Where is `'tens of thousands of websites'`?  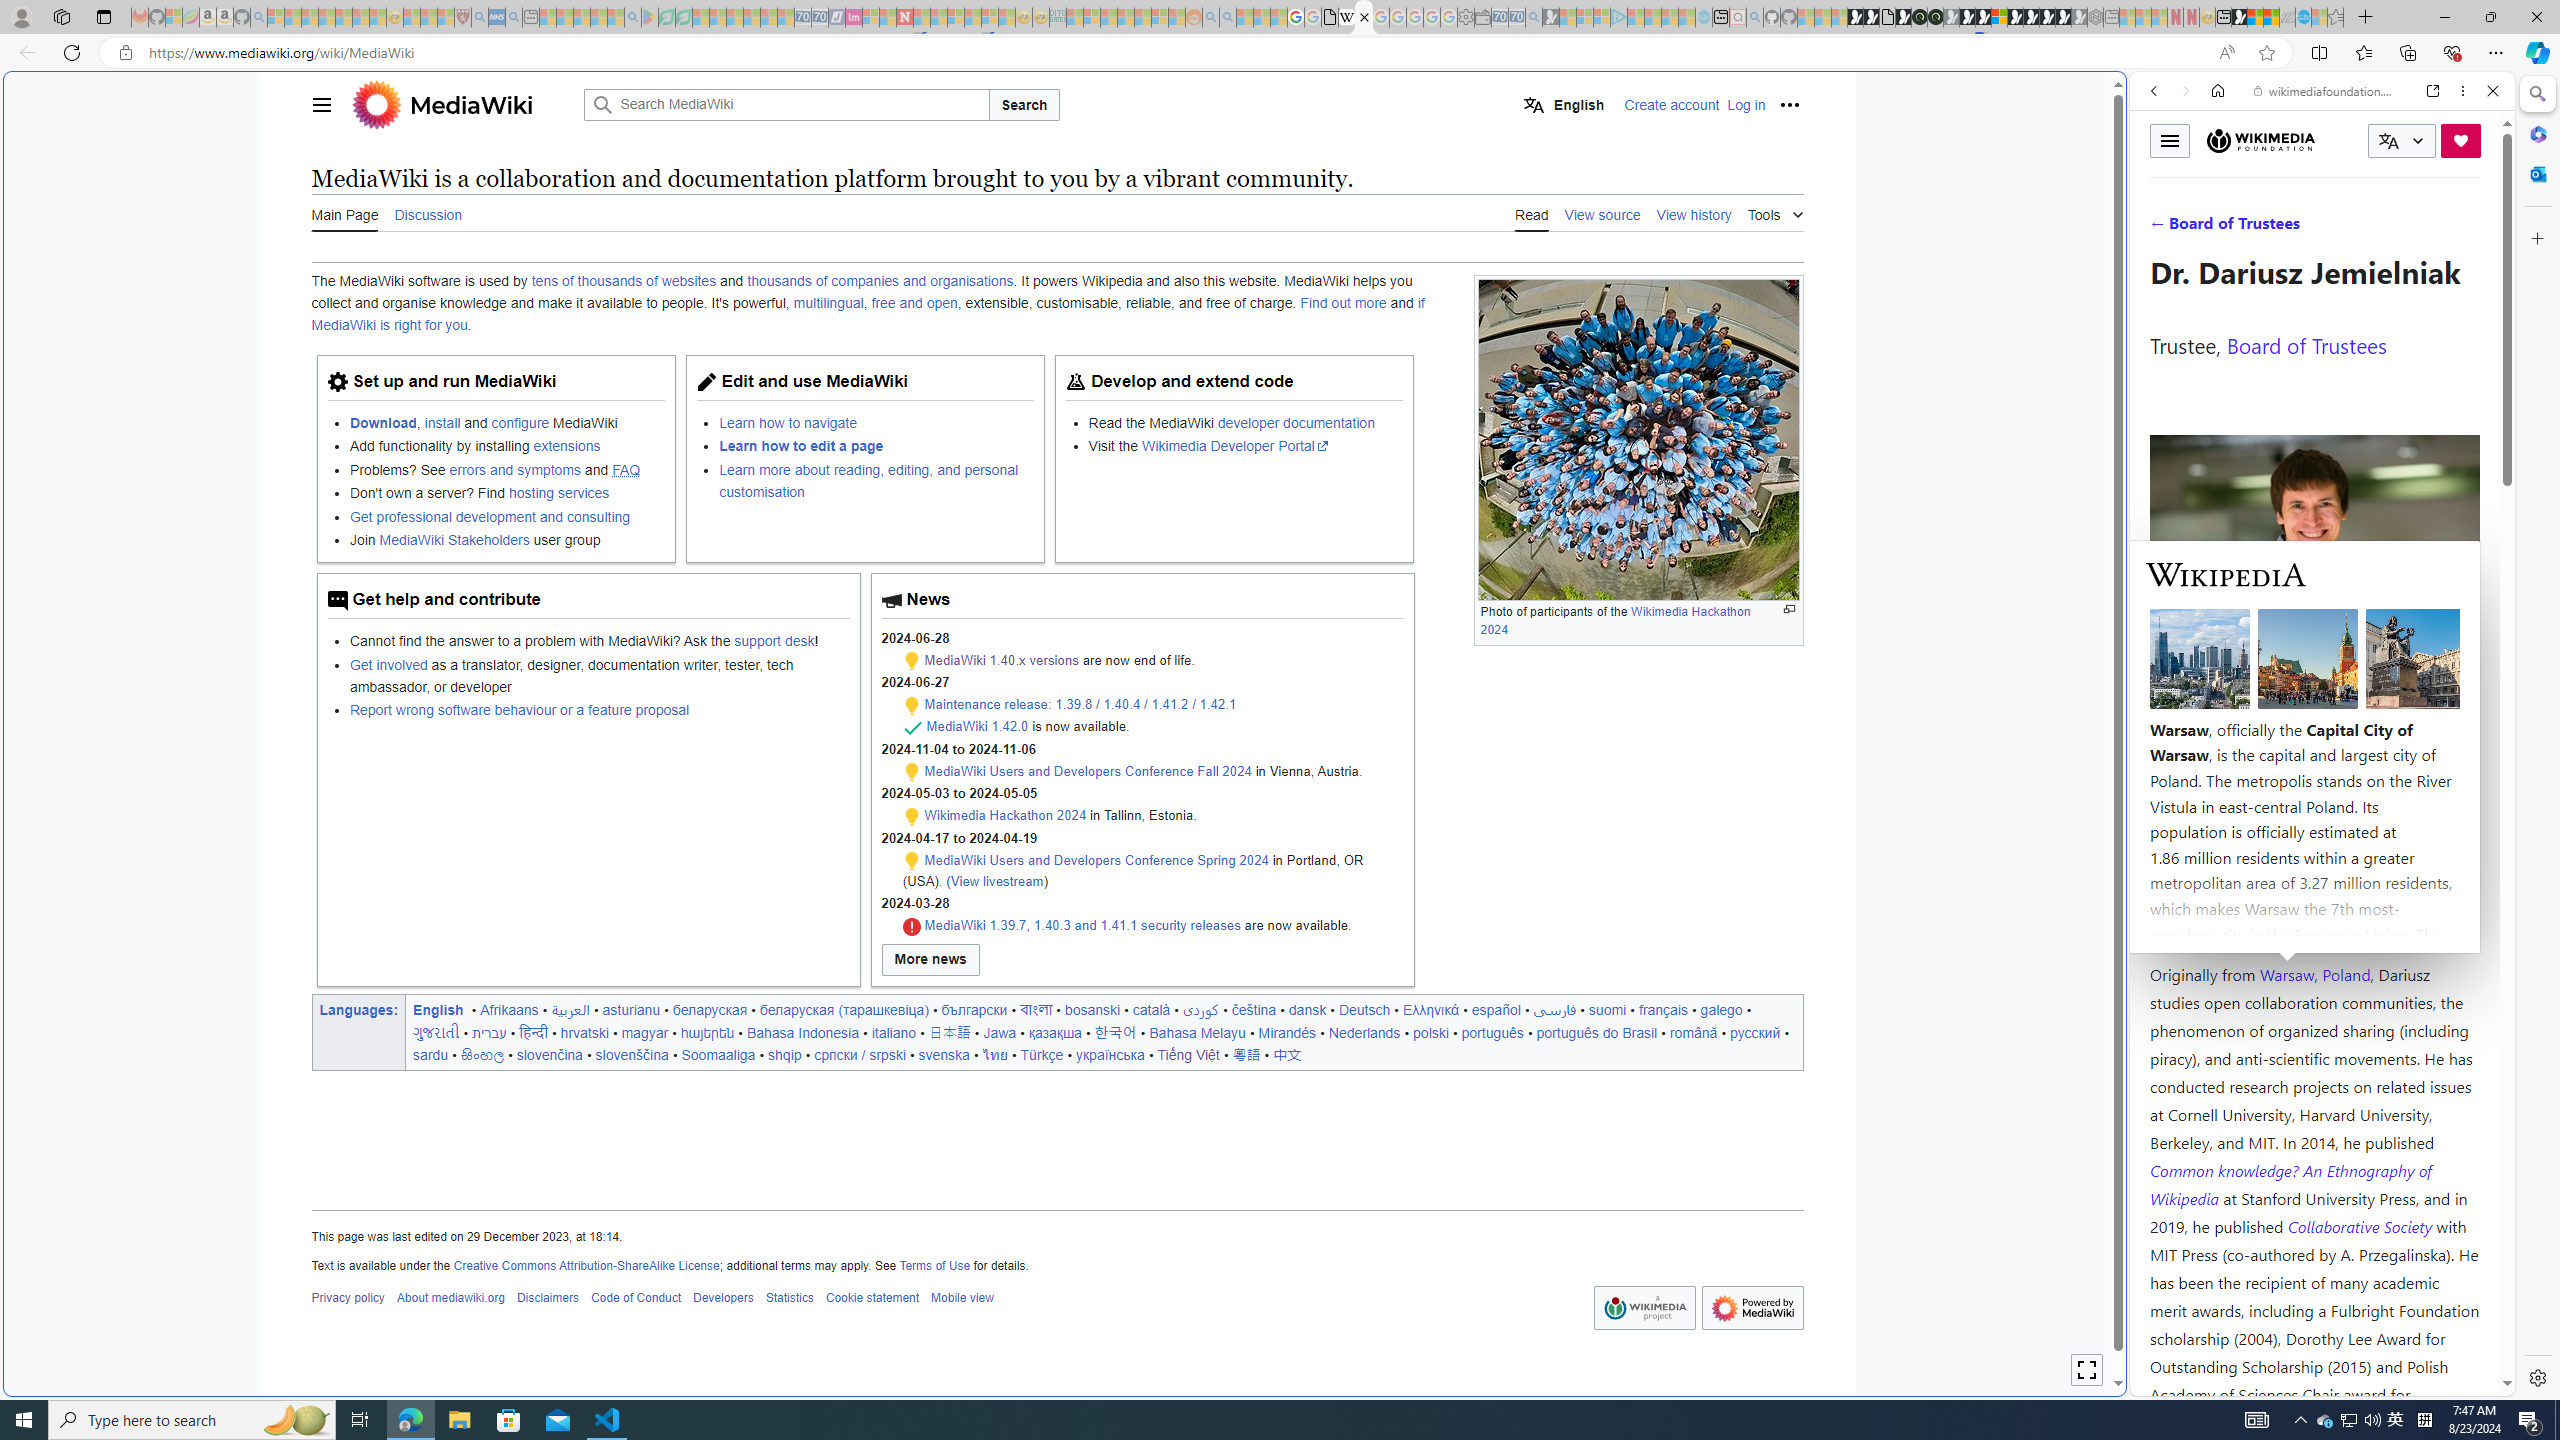 'tens of thousands of websites' is located at coordinates (623, 280).